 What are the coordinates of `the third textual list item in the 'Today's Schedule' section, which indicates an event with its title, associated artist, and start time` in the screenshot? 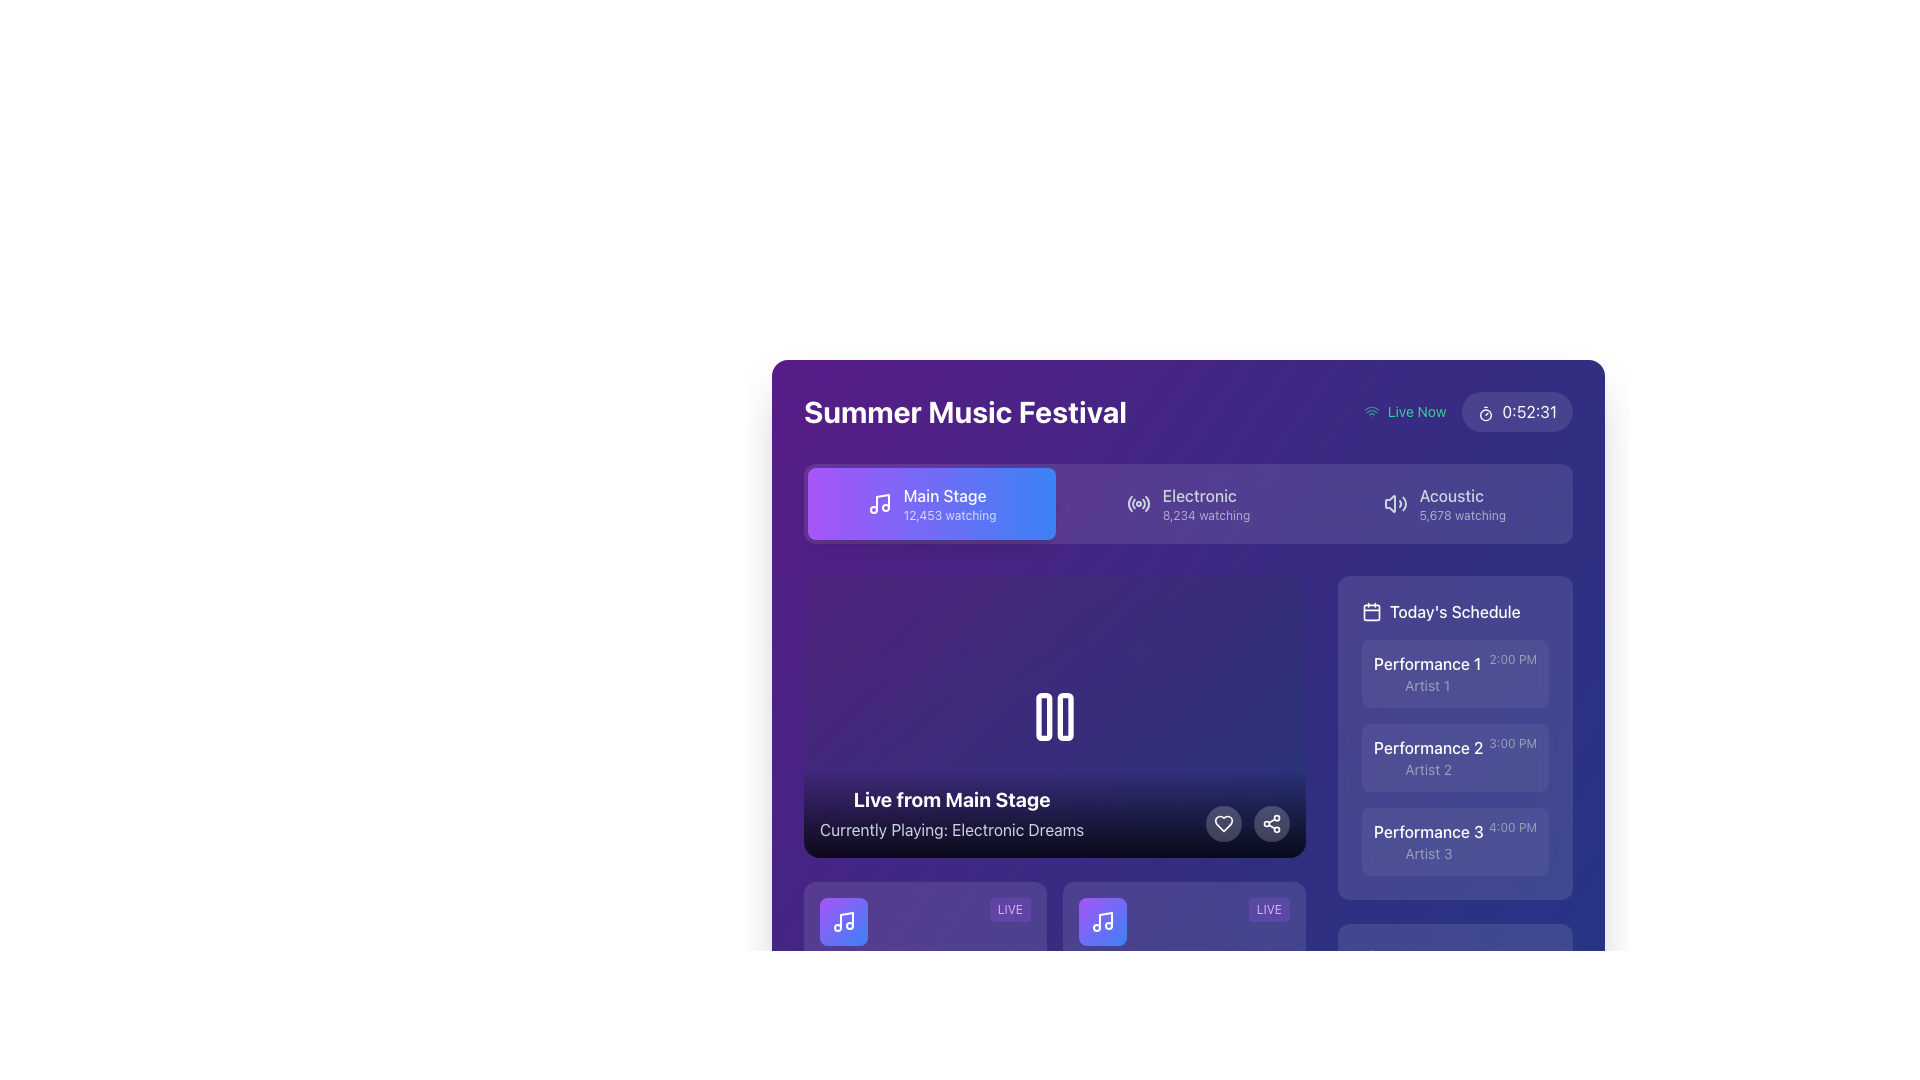 It's located at (1455, 841).